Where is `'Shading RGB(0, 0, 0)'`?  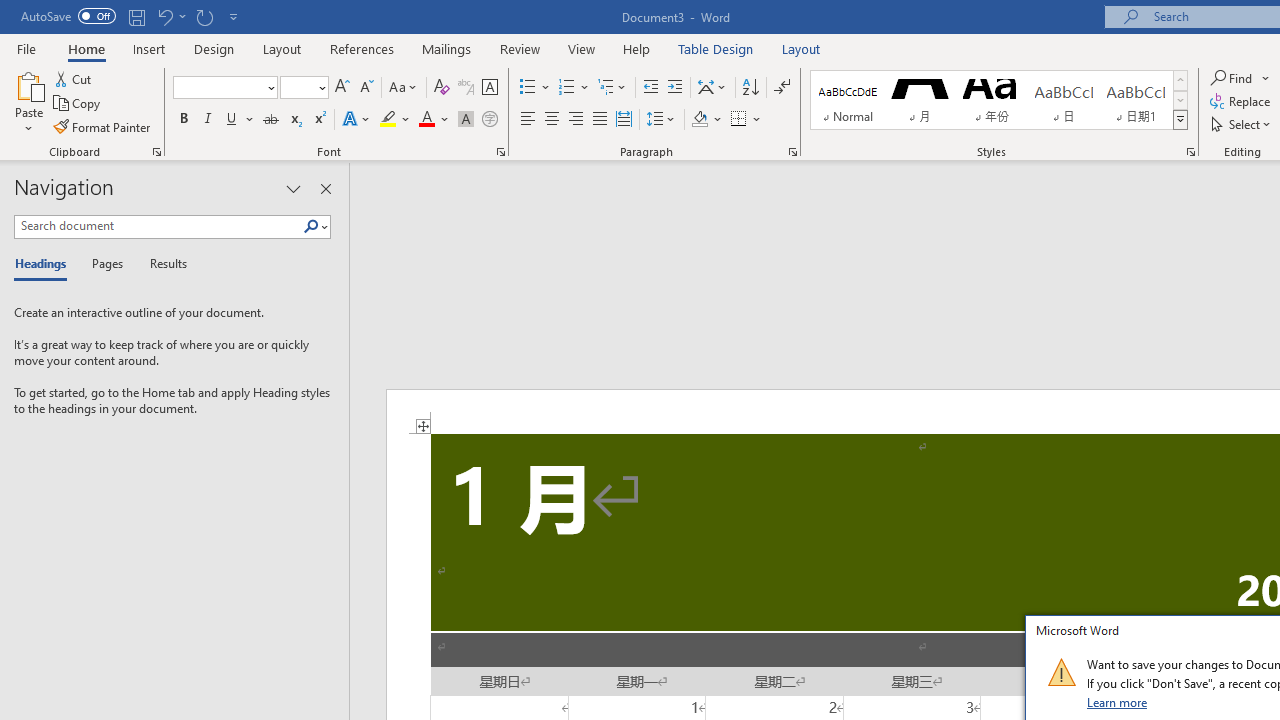 'Shading RGB(0, 0, 0)' is located at coordinates (699, 119).